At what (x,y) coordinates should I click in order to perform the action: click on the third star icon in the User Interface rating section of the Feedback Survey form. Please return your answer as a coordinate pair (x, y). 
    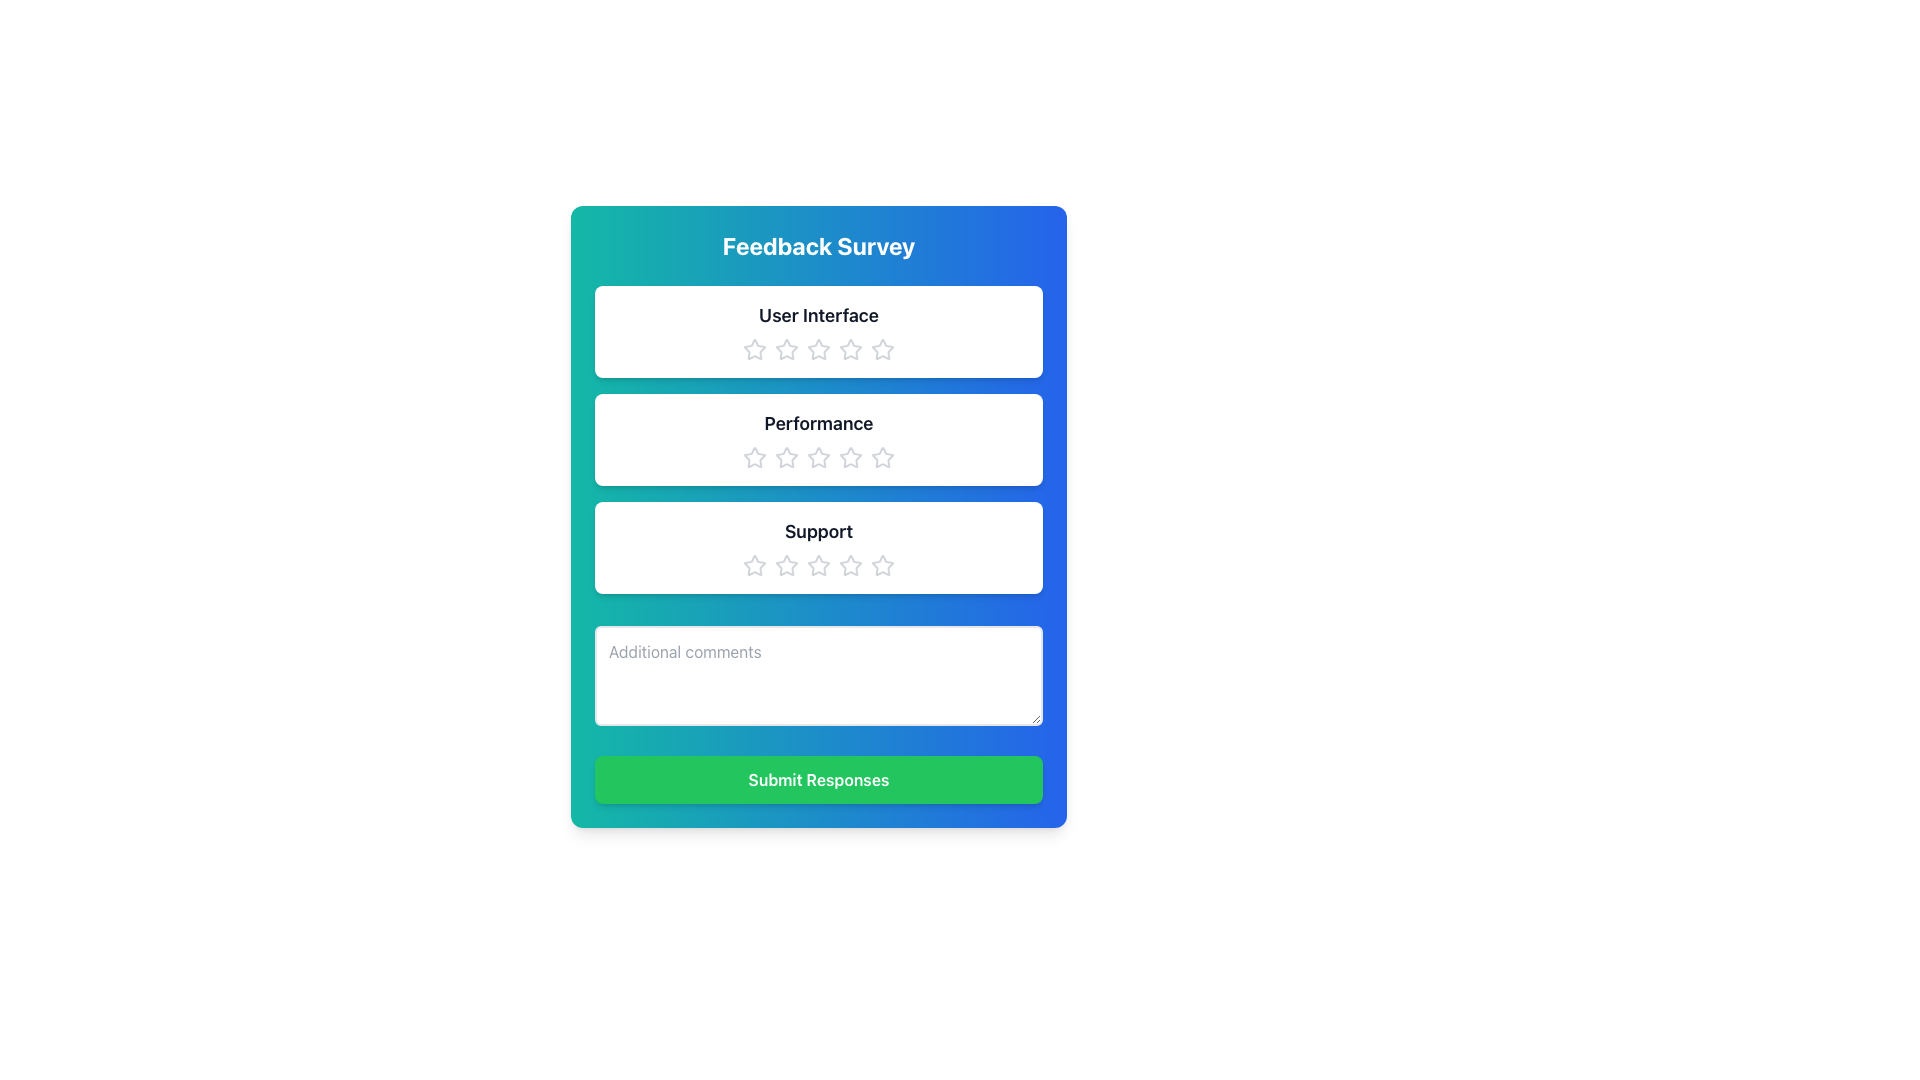
    Looking at the image, I should click on (819, 348).